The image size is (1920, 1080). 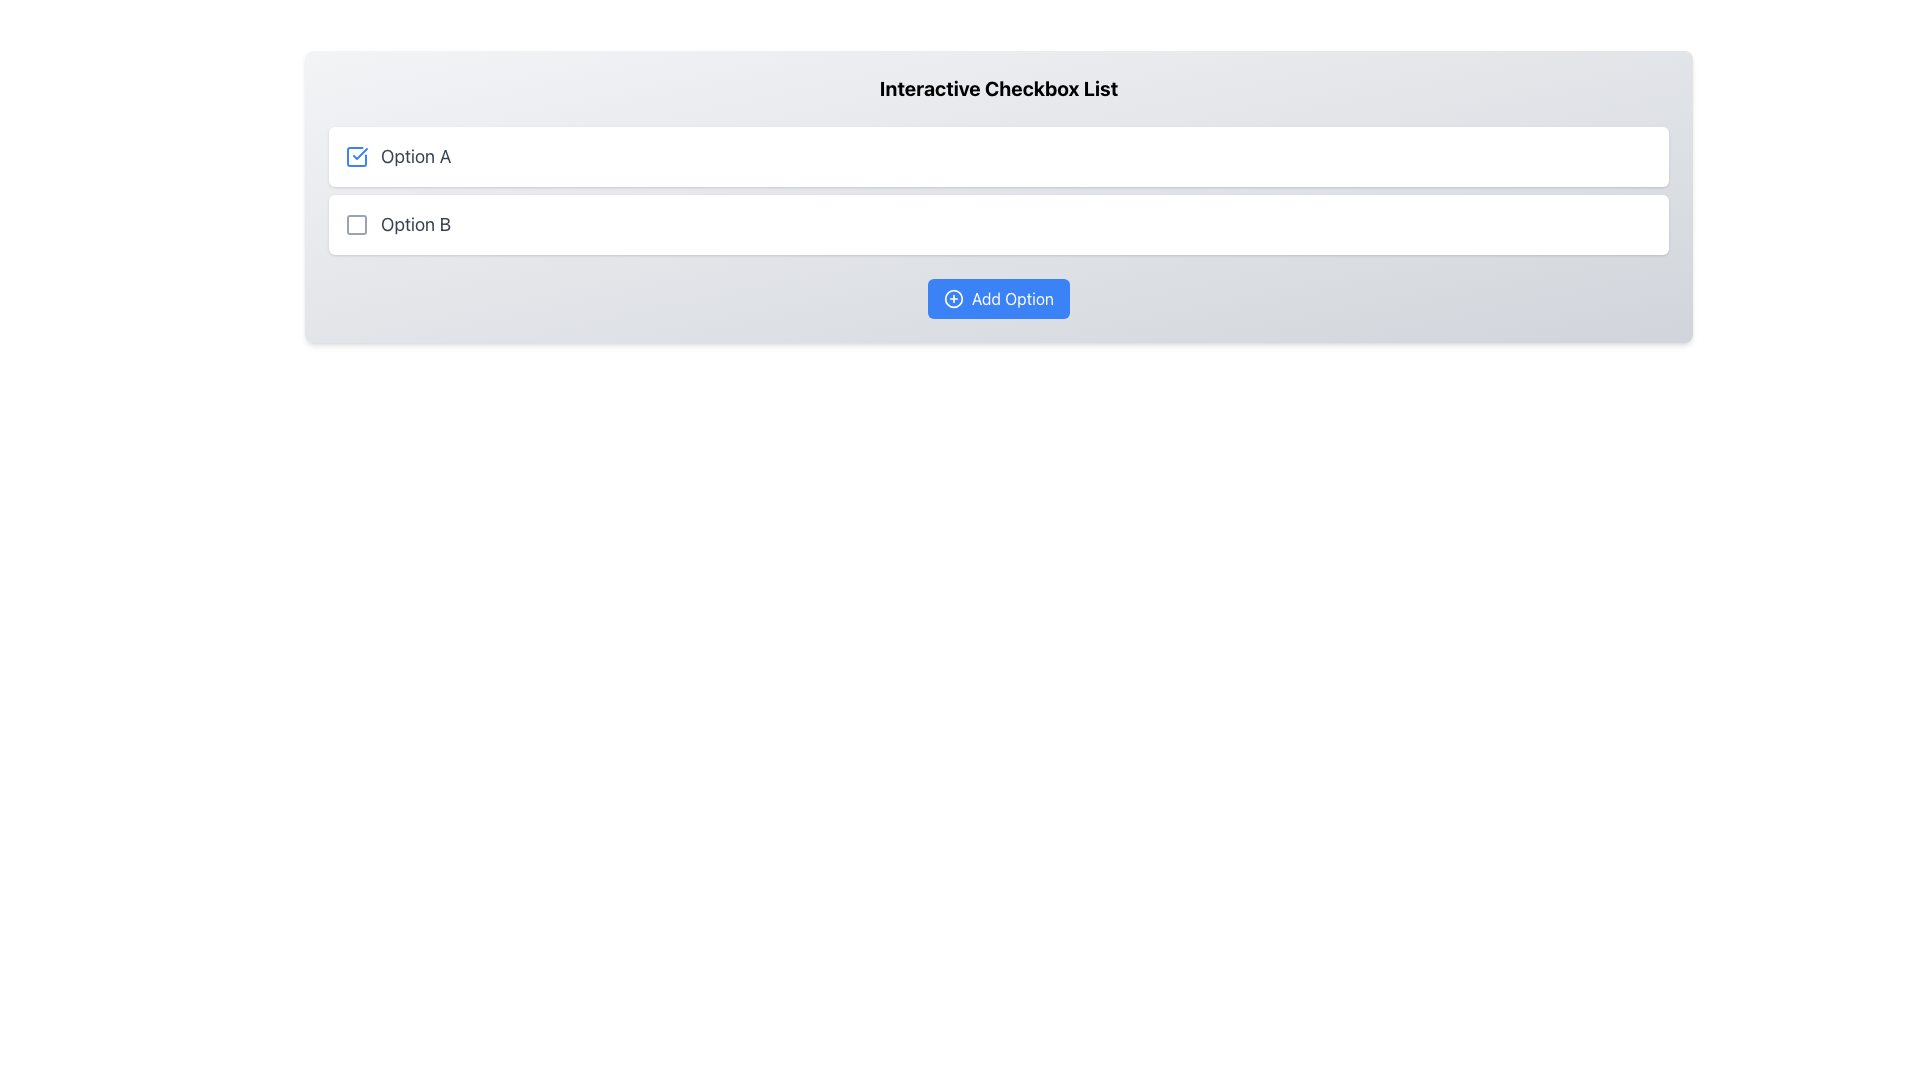 What do you see at coordinates (356, 156) in the screenshot?
I see `the checkbox located to the left of the text 'Option A'` at bounding box center [356, 156].